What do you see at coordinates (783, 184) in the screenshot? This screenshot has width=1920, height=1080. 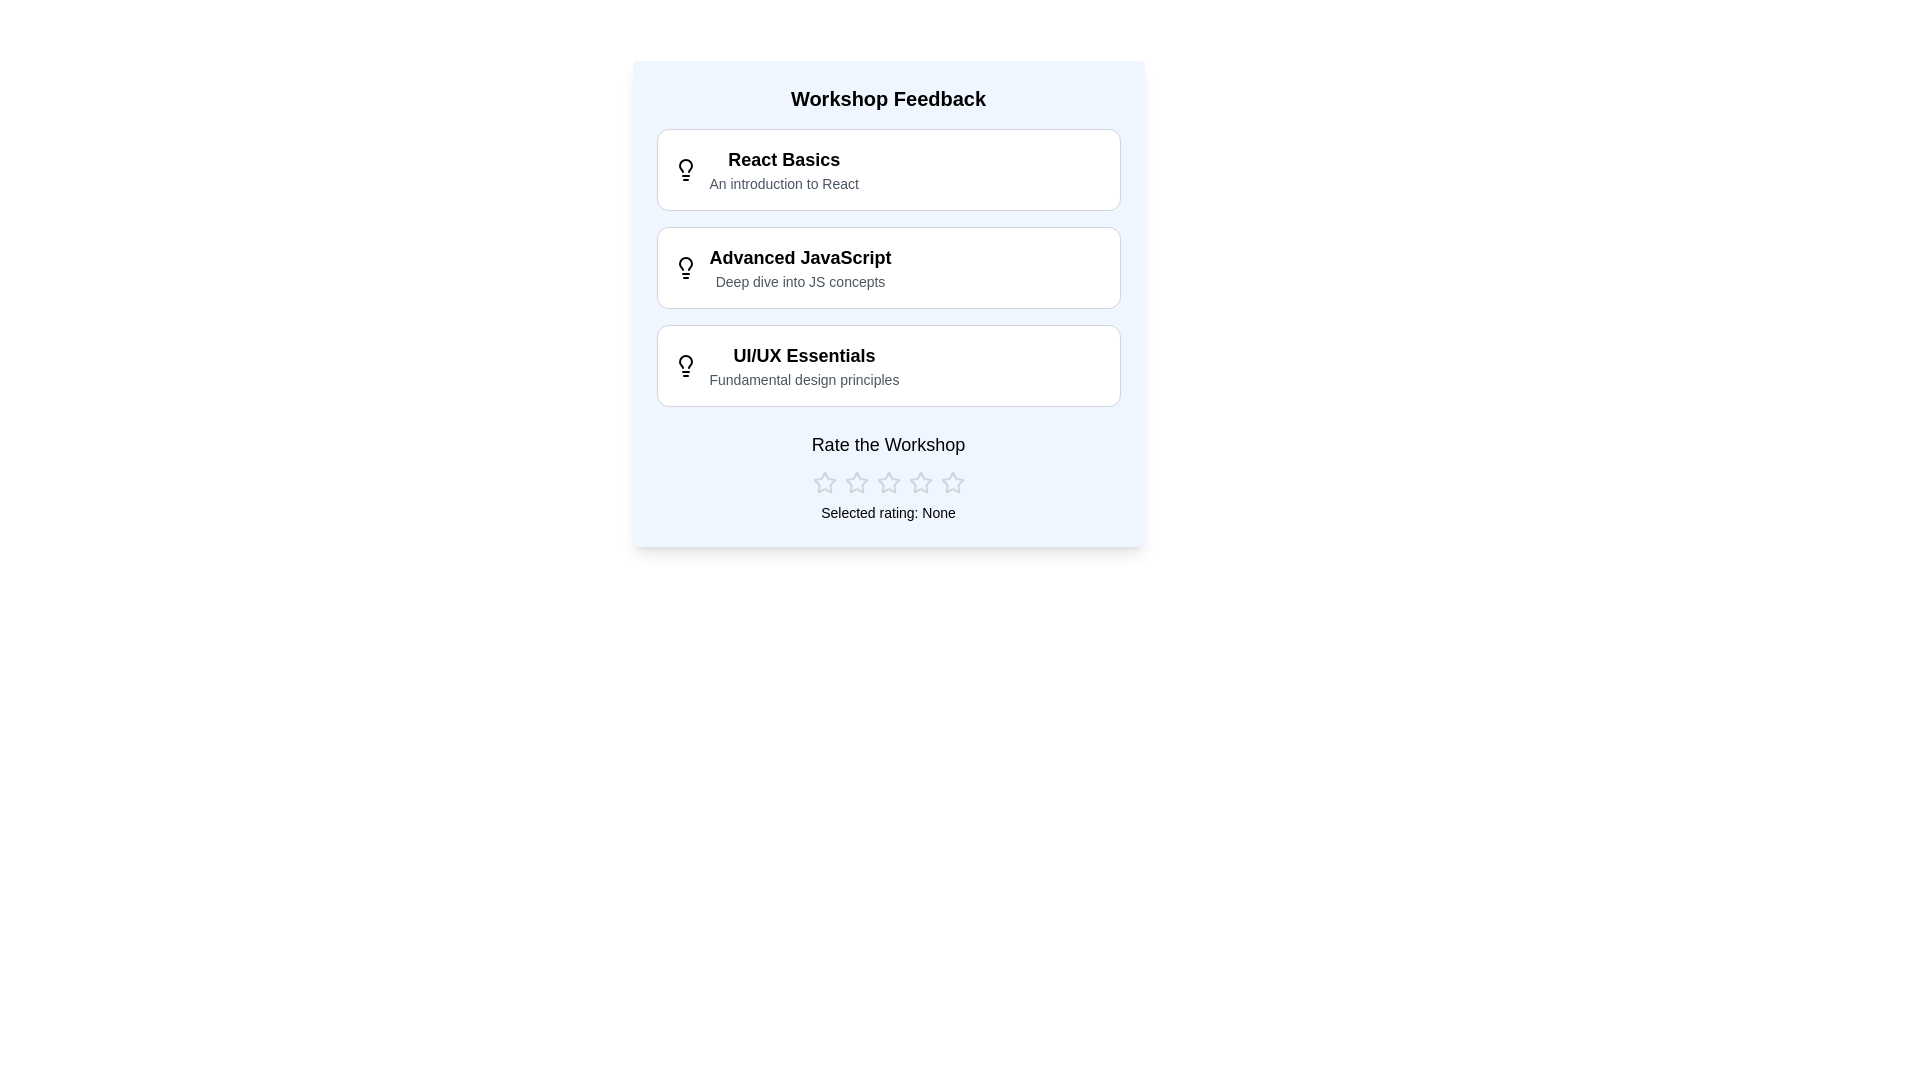 I see `the text element that reads 'An introduction to React.' which is styled with a smaller font size and muted gray color, positioned directly below the 'React Basics' title` at bounding box center [783, 184].